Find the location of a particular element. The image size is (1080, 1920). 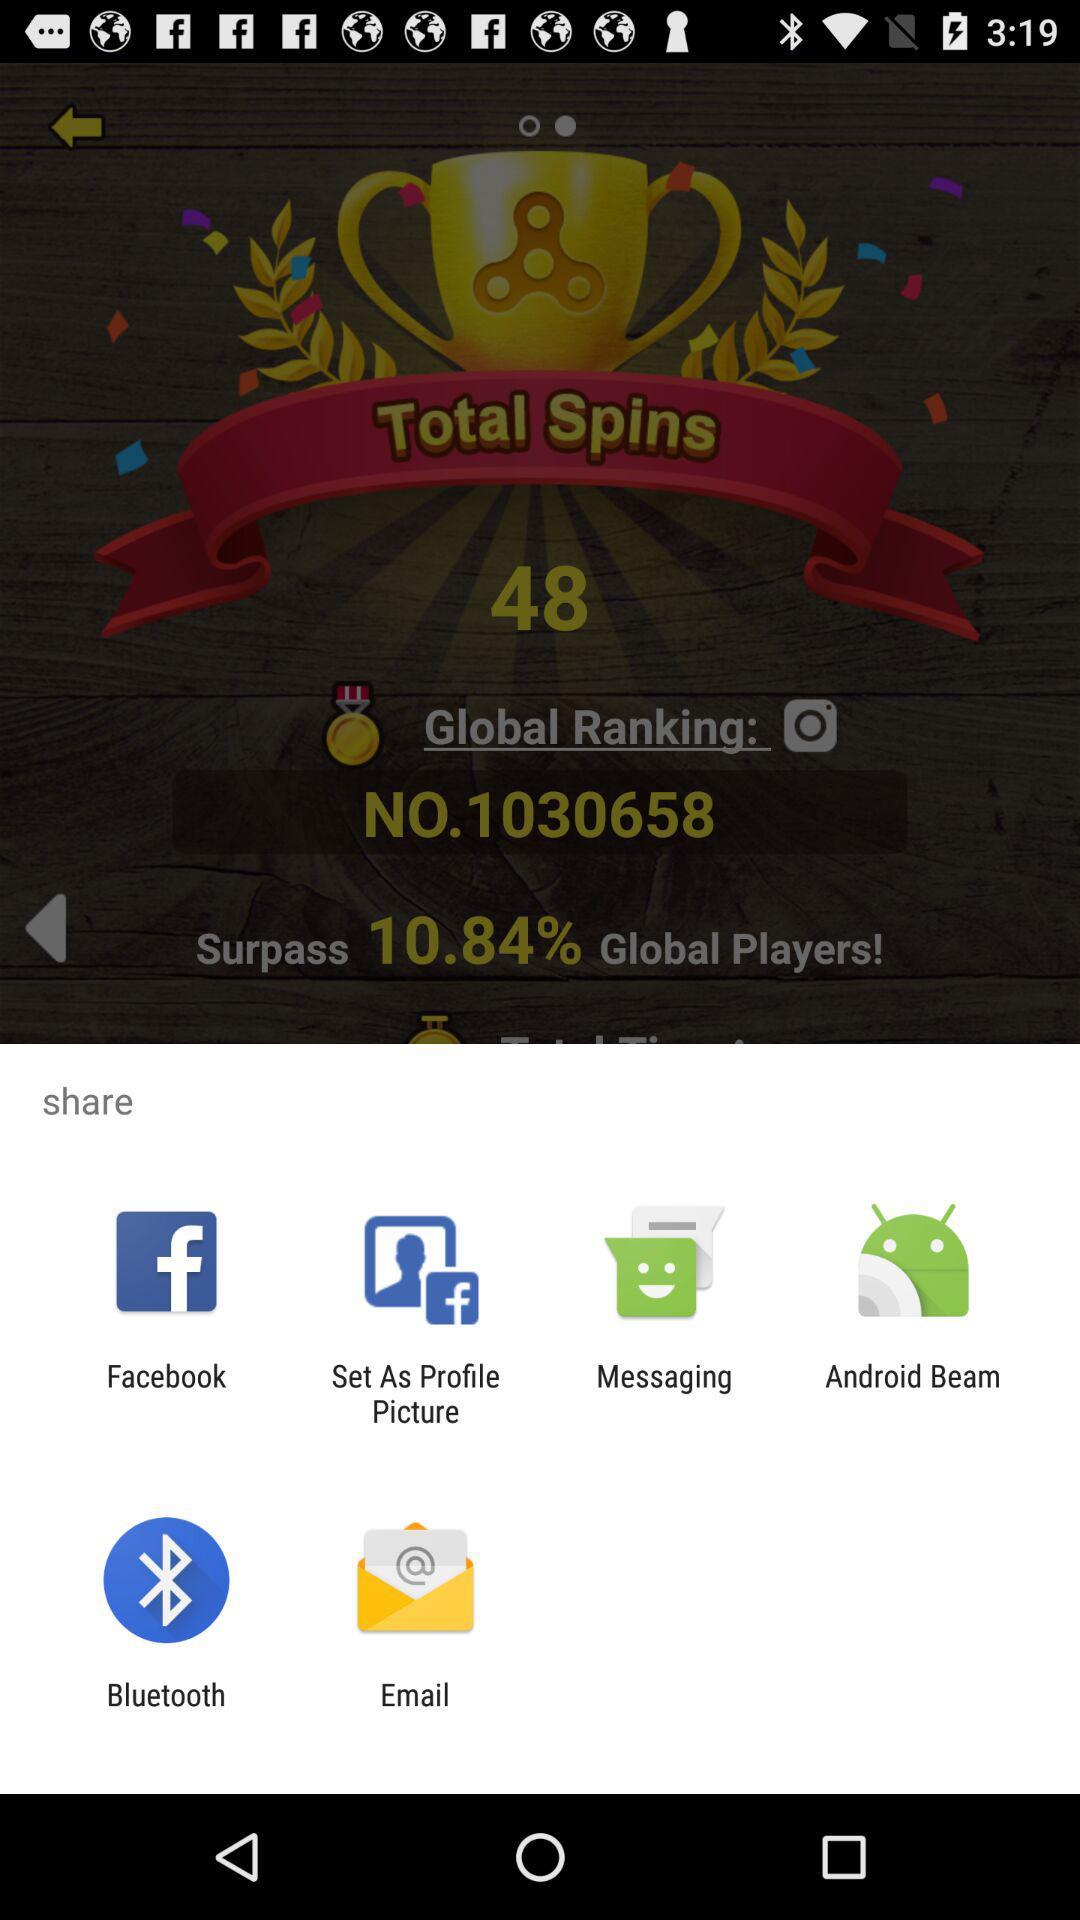

app to the left of set as profile icon is located at coordinates (165, 1392).